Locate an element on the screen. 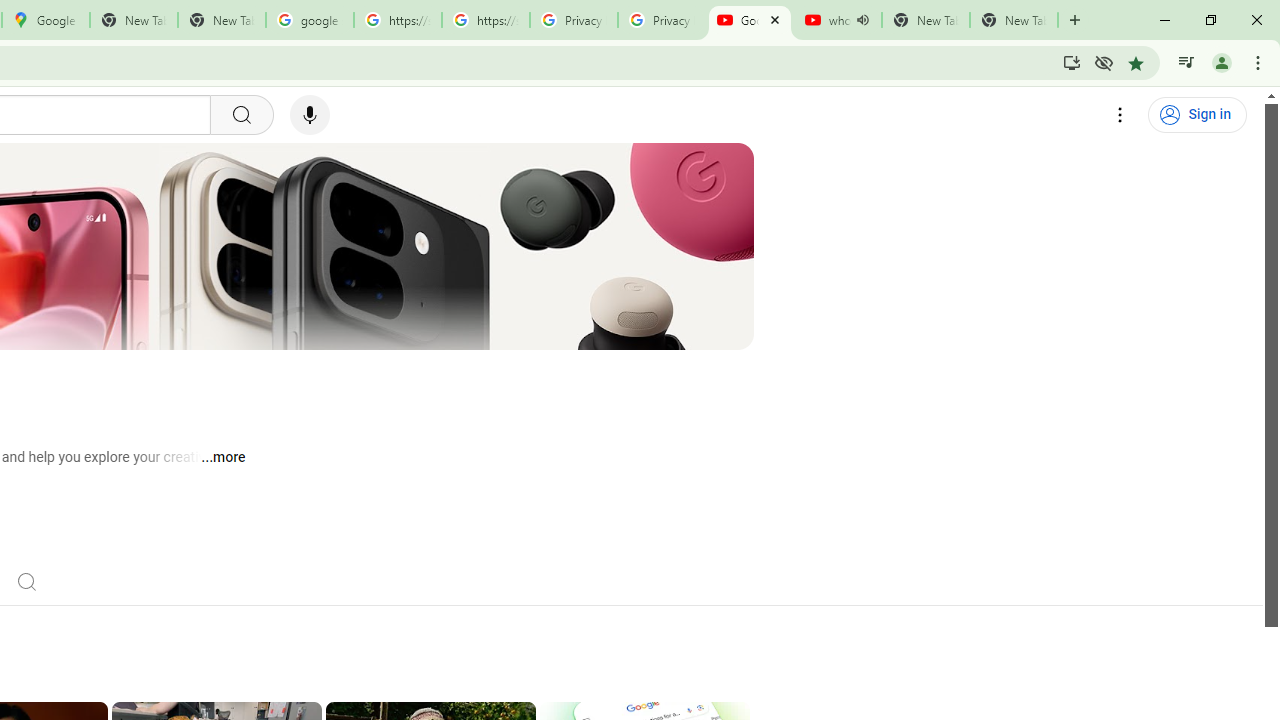 The image size is (1280, 720). 'Search' is located at coordinates (26, 581).